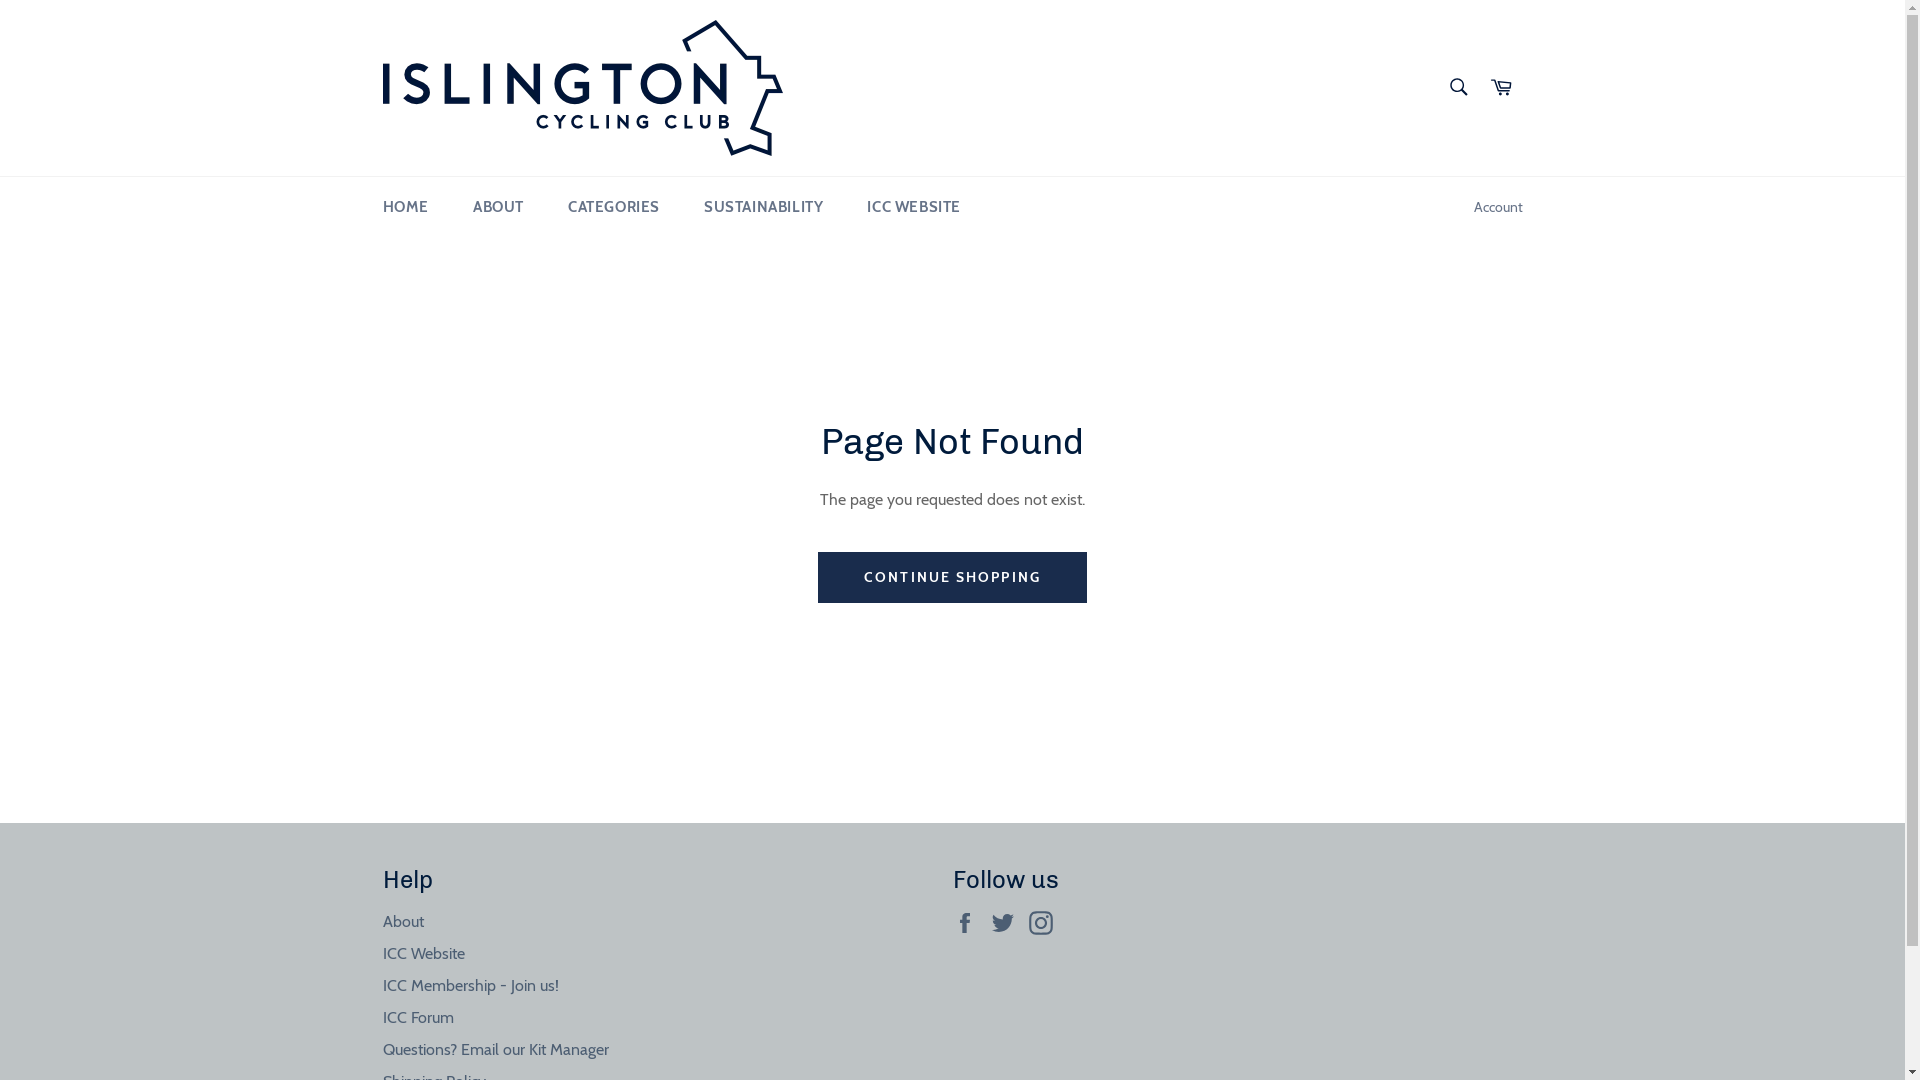 This screenshot has height=1080, width=1920. I want to click on 'Search', so click(1457, 86).